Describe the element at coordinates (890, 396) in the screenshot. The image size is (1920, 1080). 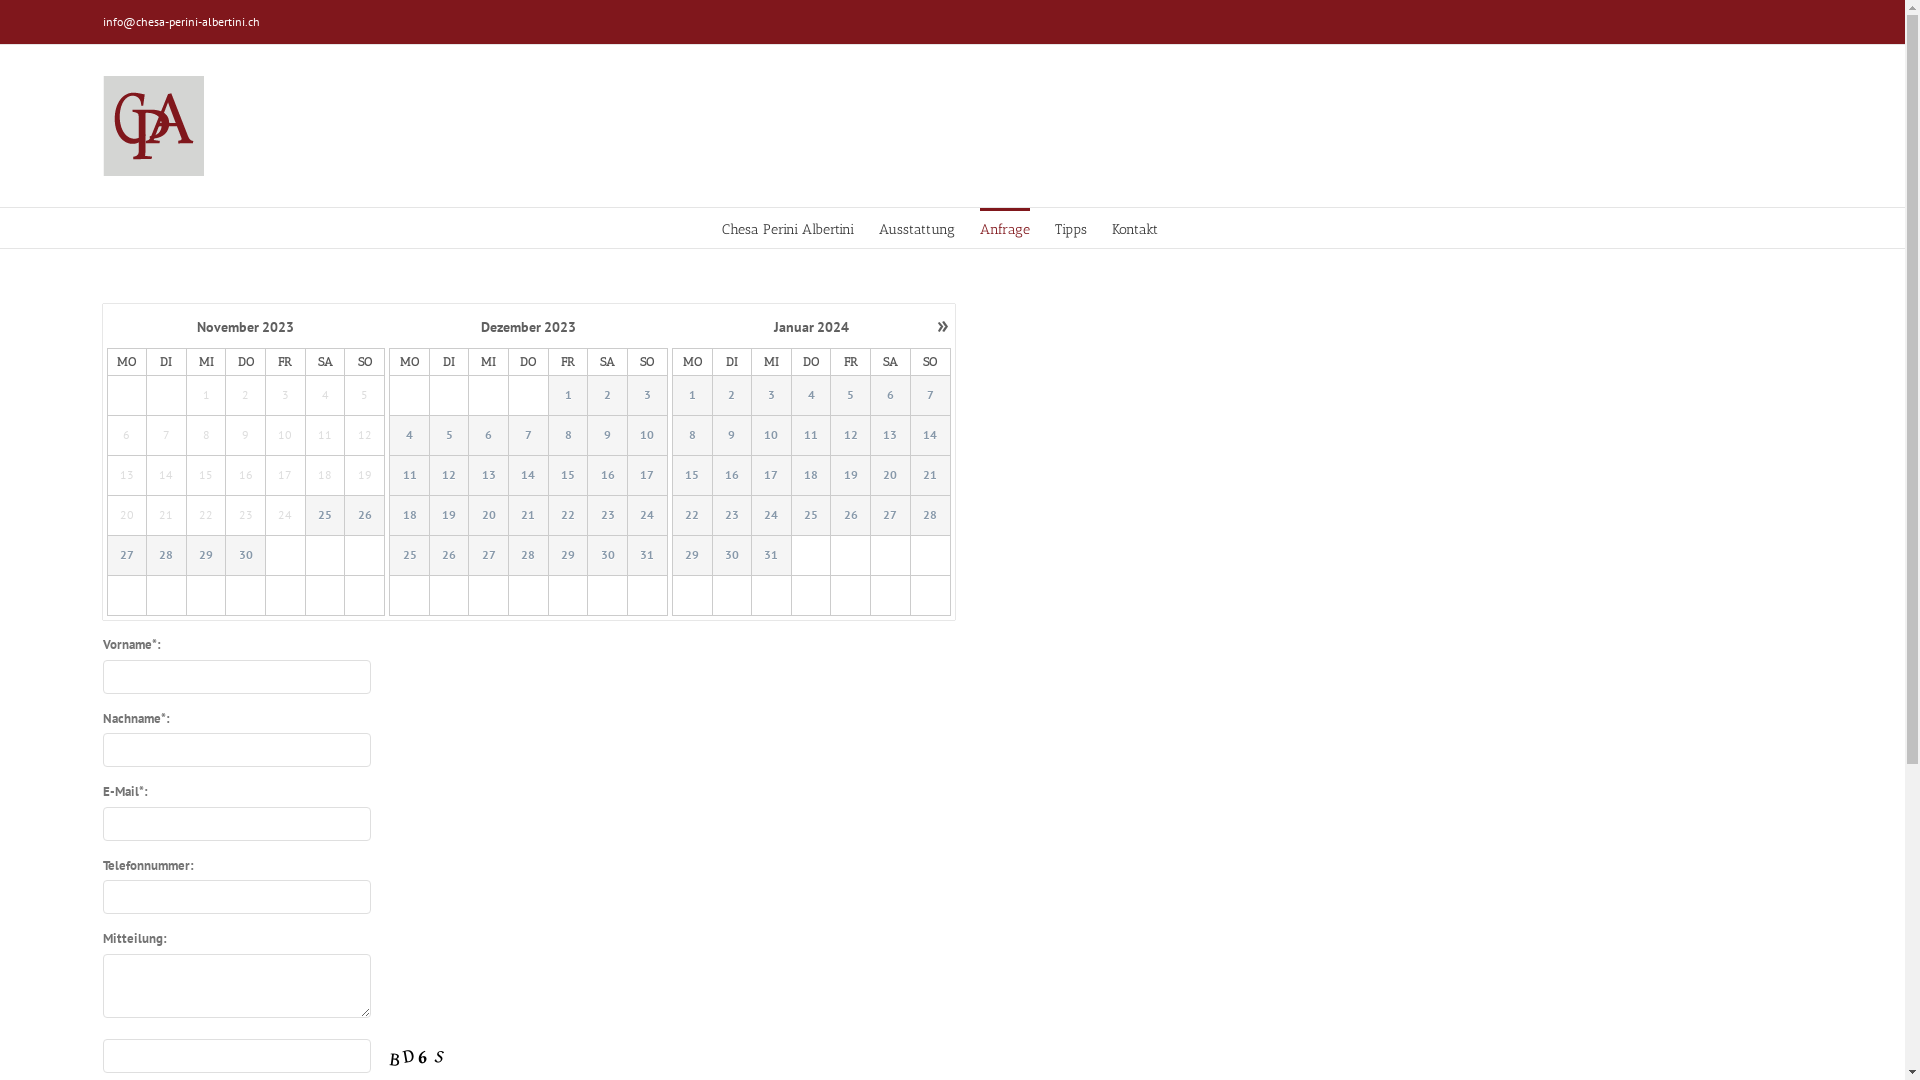
I see `'6'` at that location.